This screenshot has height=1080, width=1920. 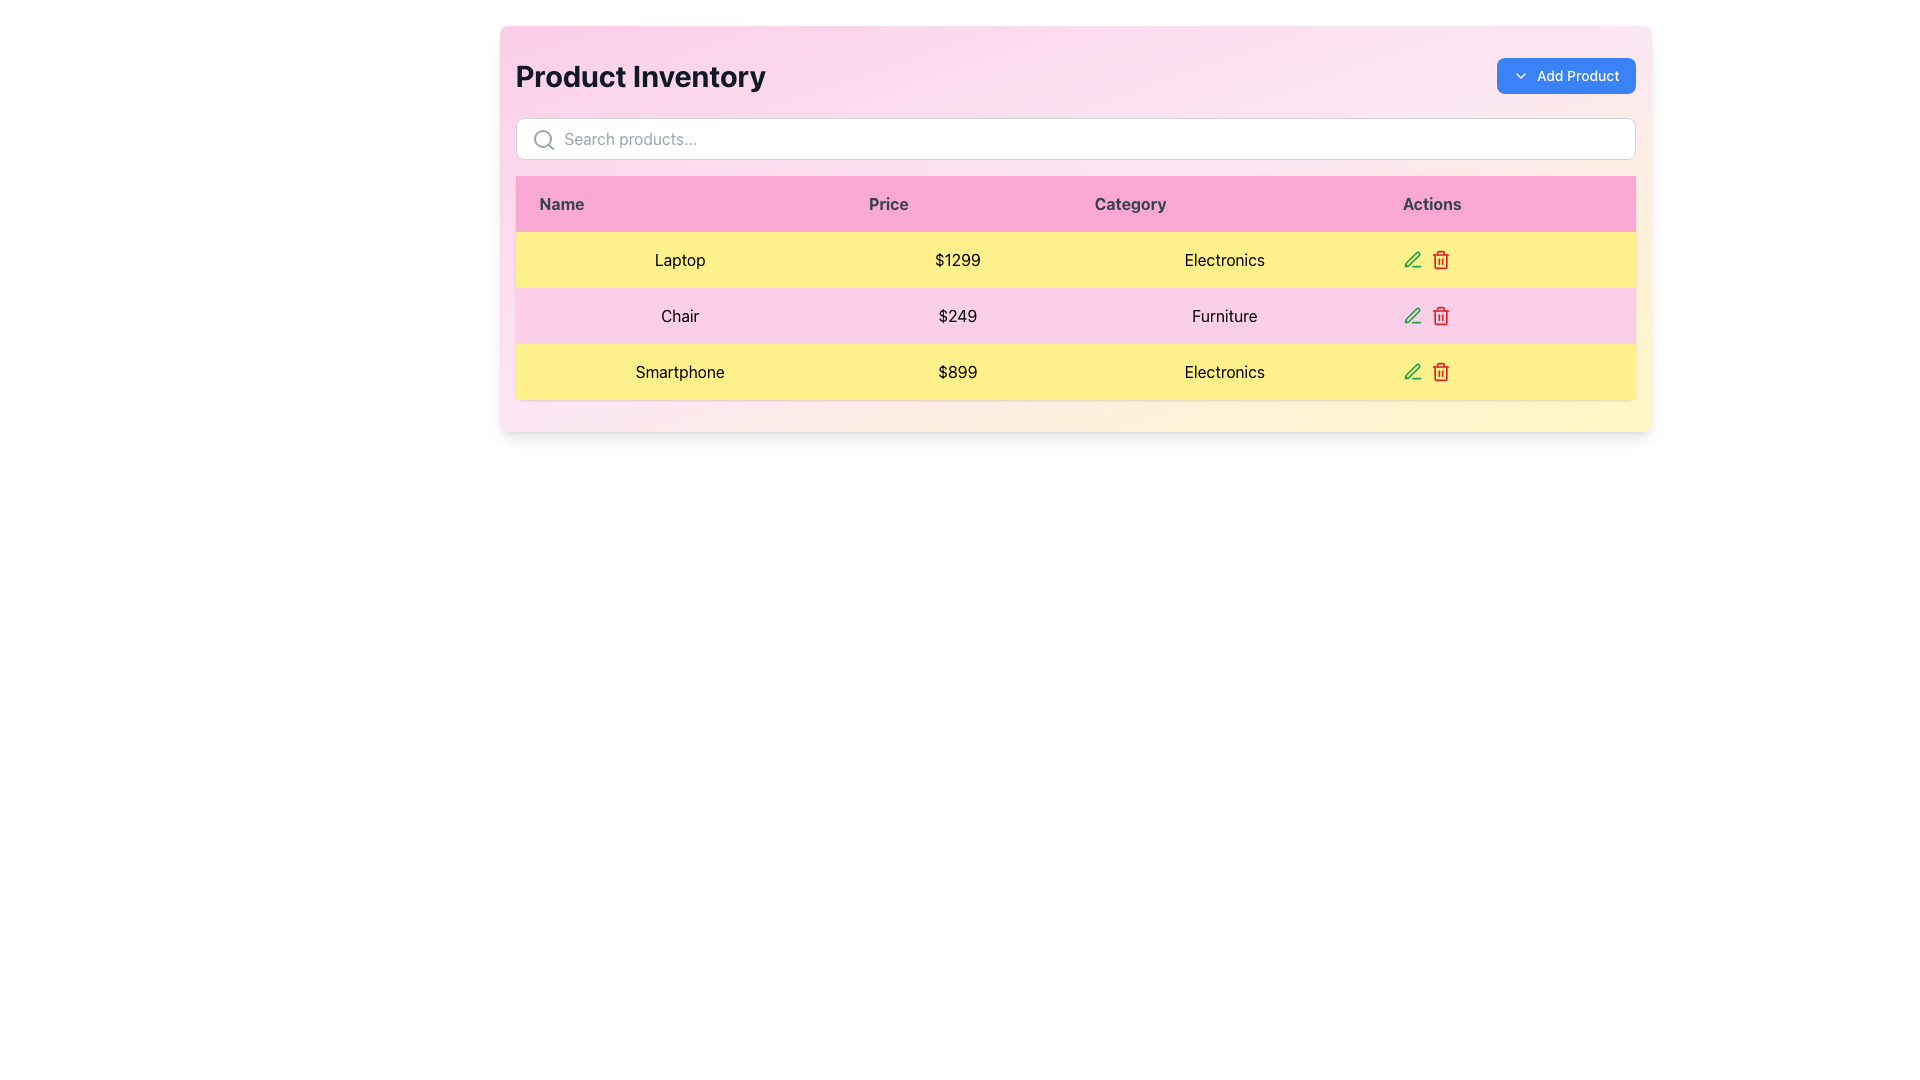 I want to click on the static text label reading 'Furniture' located in the 'Category' column of the second row of the table, which has a pale pink background and is positioned between the price '$249' and the 'Actions' column, so click(x=1223, y=315).